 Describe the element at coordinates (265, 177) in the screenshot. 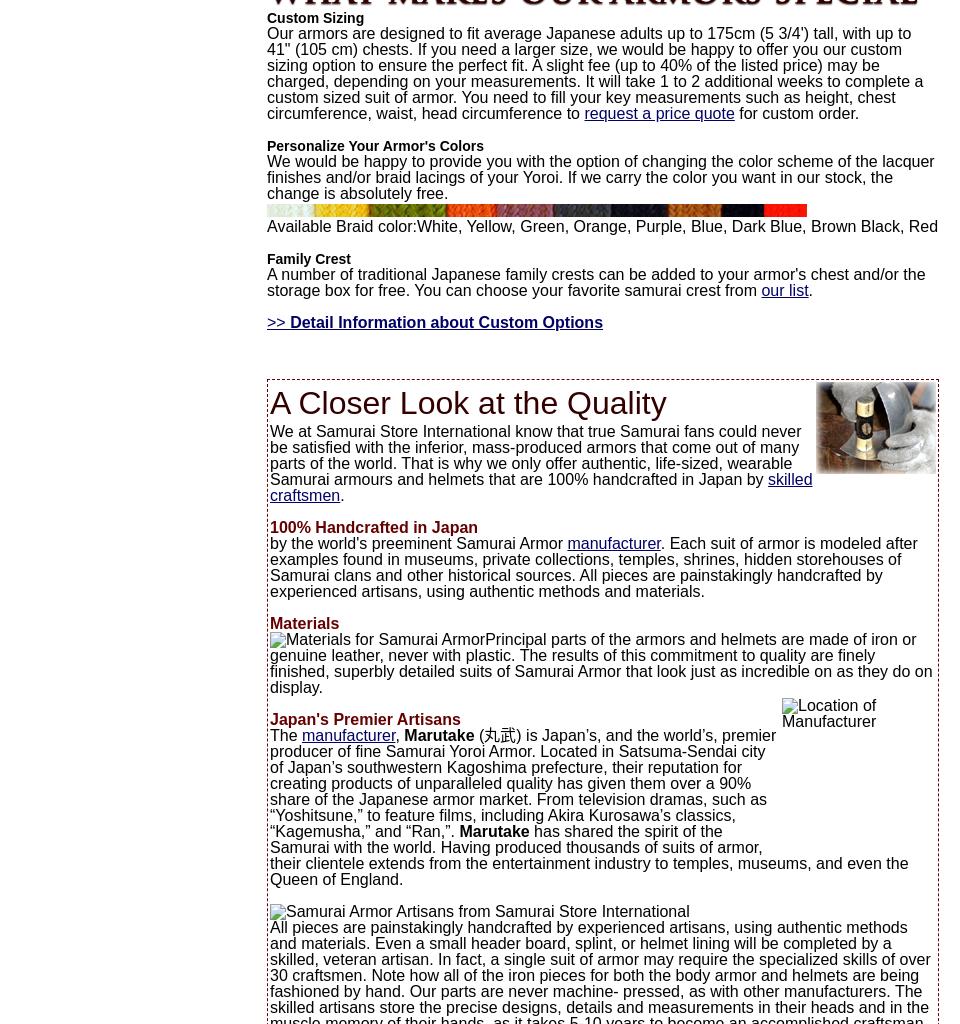

I see `'We would be happy to provide you with the option of changing the color scheme of the lacquer finishes and/or braid lacings of your Yoroi. If we carry the color you want in our stock, the change is absolutely free.'` at that location.